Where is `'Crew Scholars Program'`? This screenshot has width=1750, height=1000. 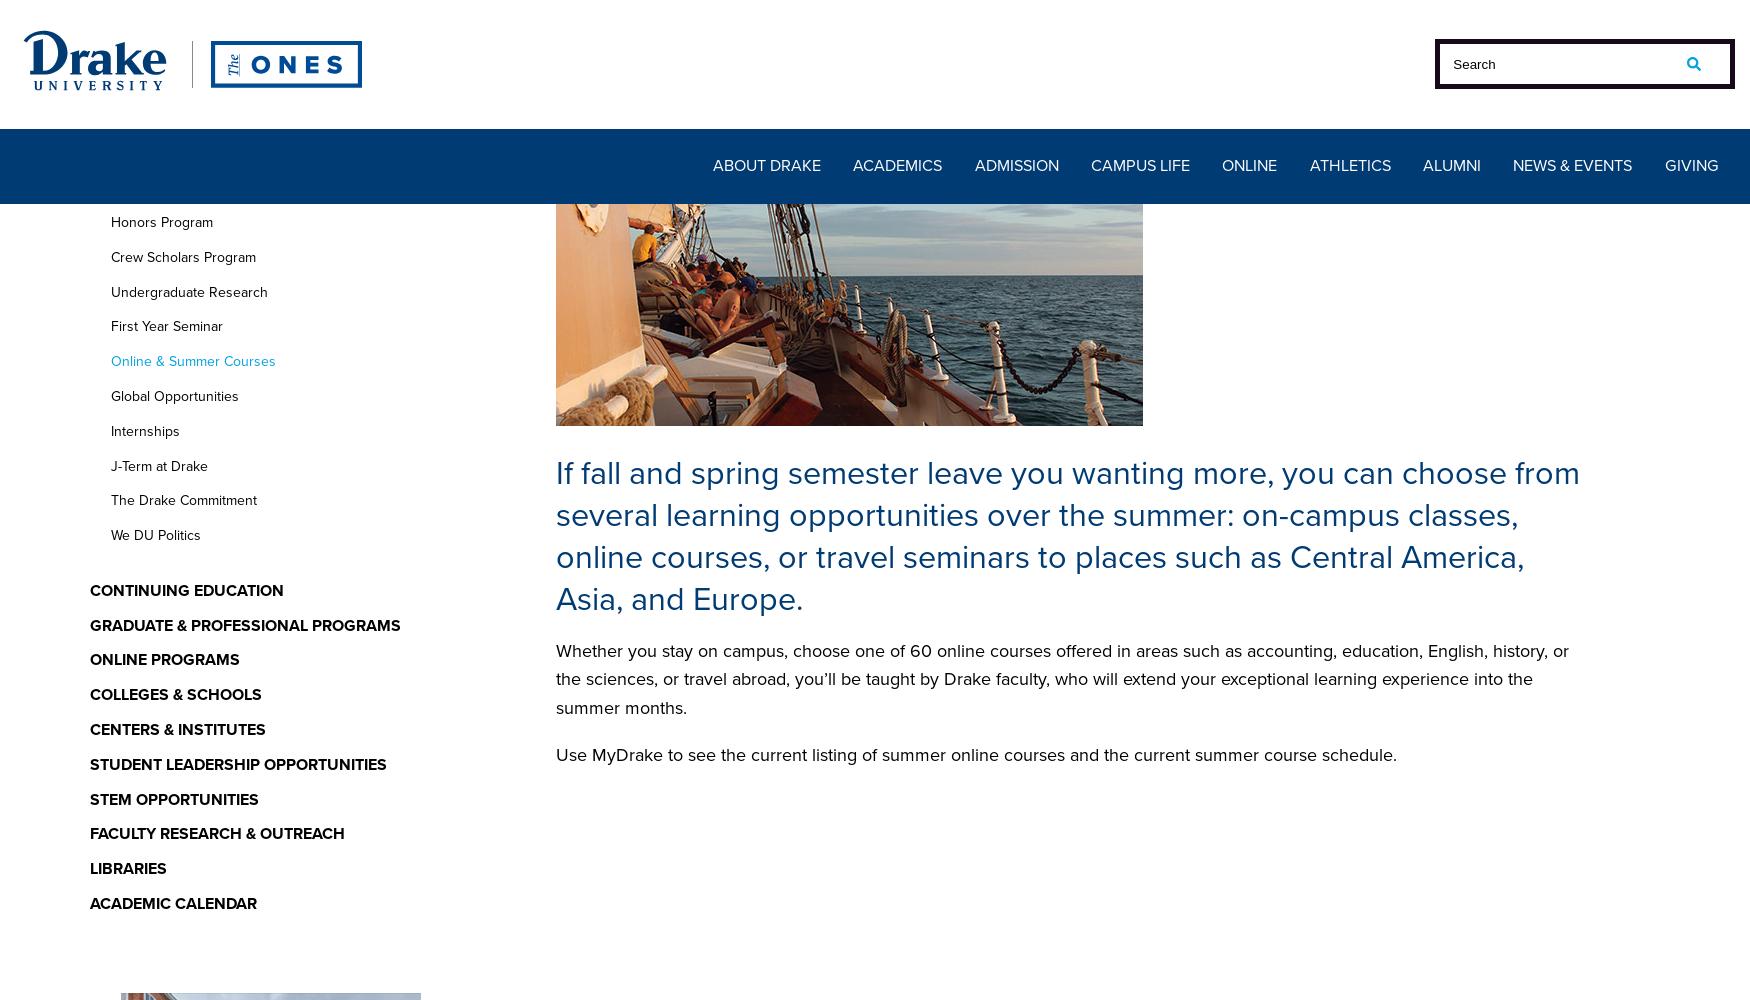 'Crew Scholars Program' is located at coordinates (182, 256).